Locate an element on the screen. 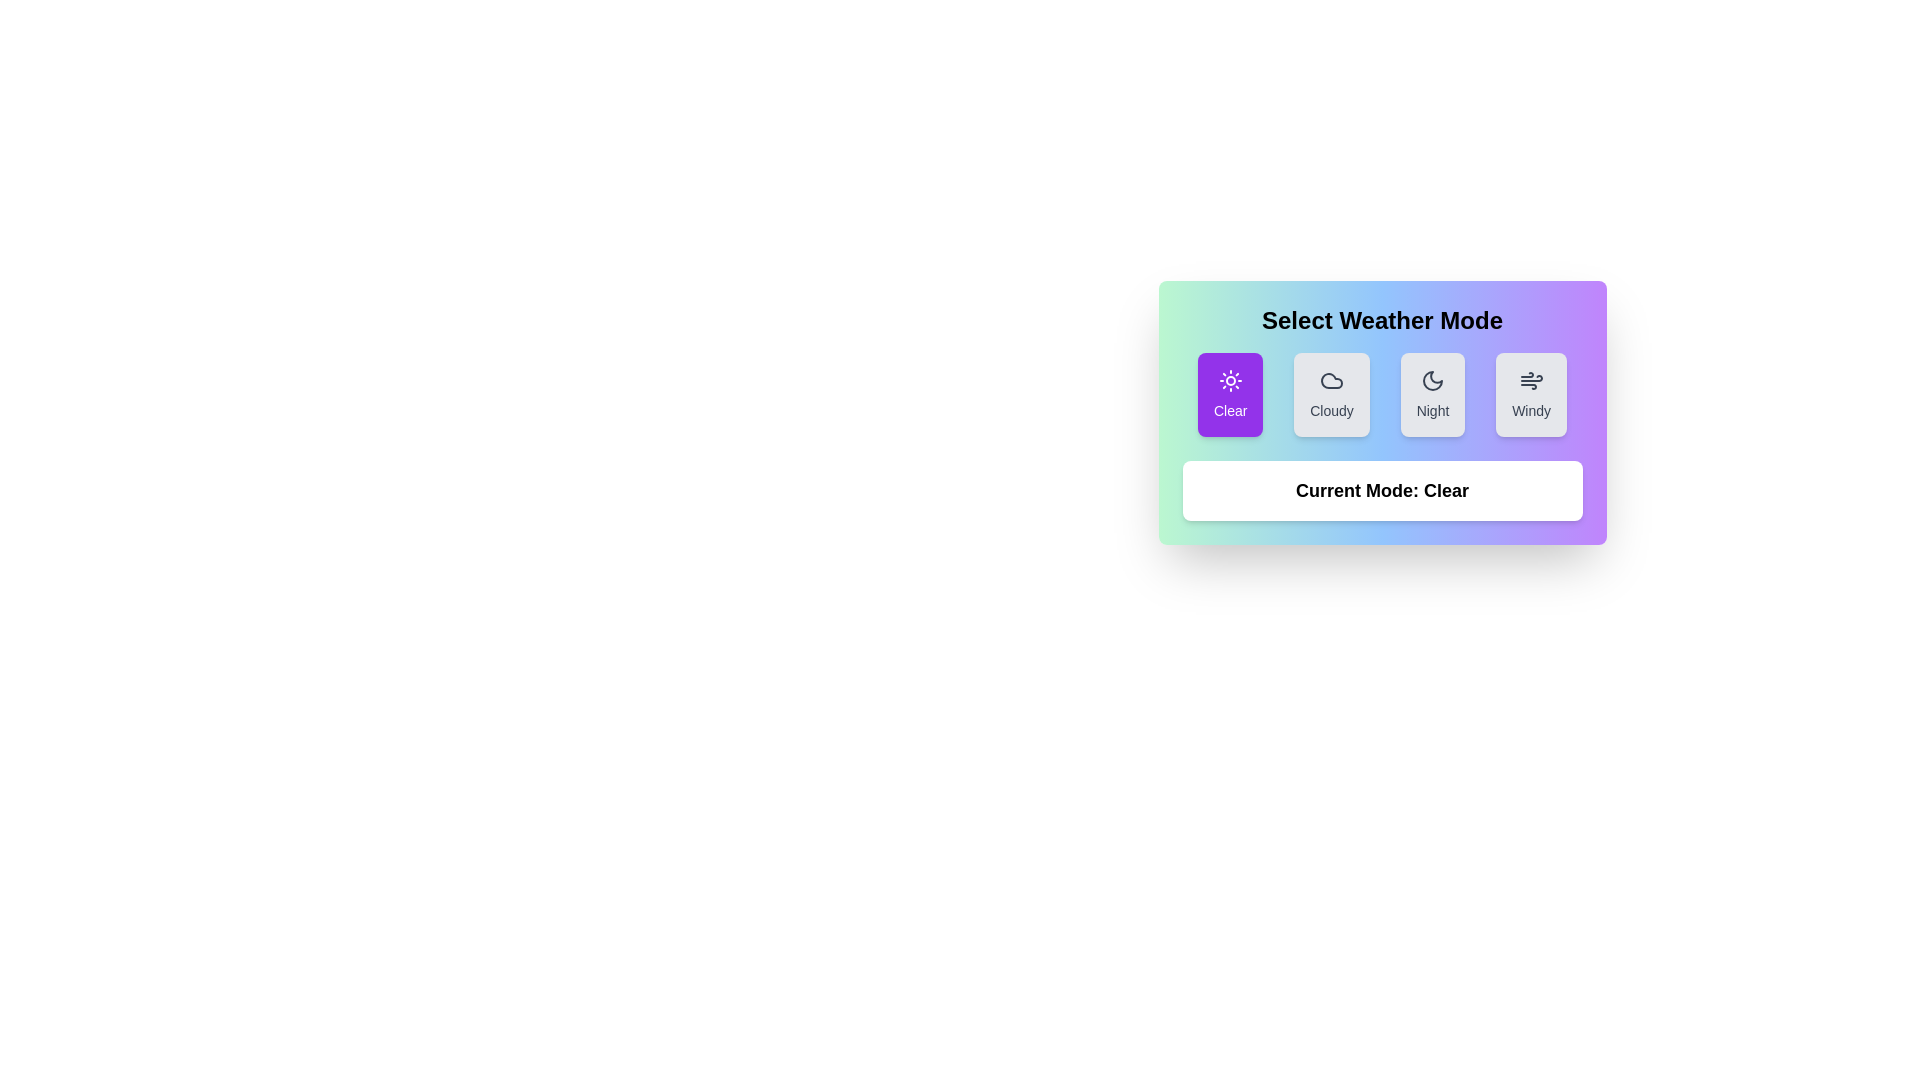  text label that says 'Night' which is located centrally within a button featuring a crescent moon icon above it is located at coordinates (1431, 410).